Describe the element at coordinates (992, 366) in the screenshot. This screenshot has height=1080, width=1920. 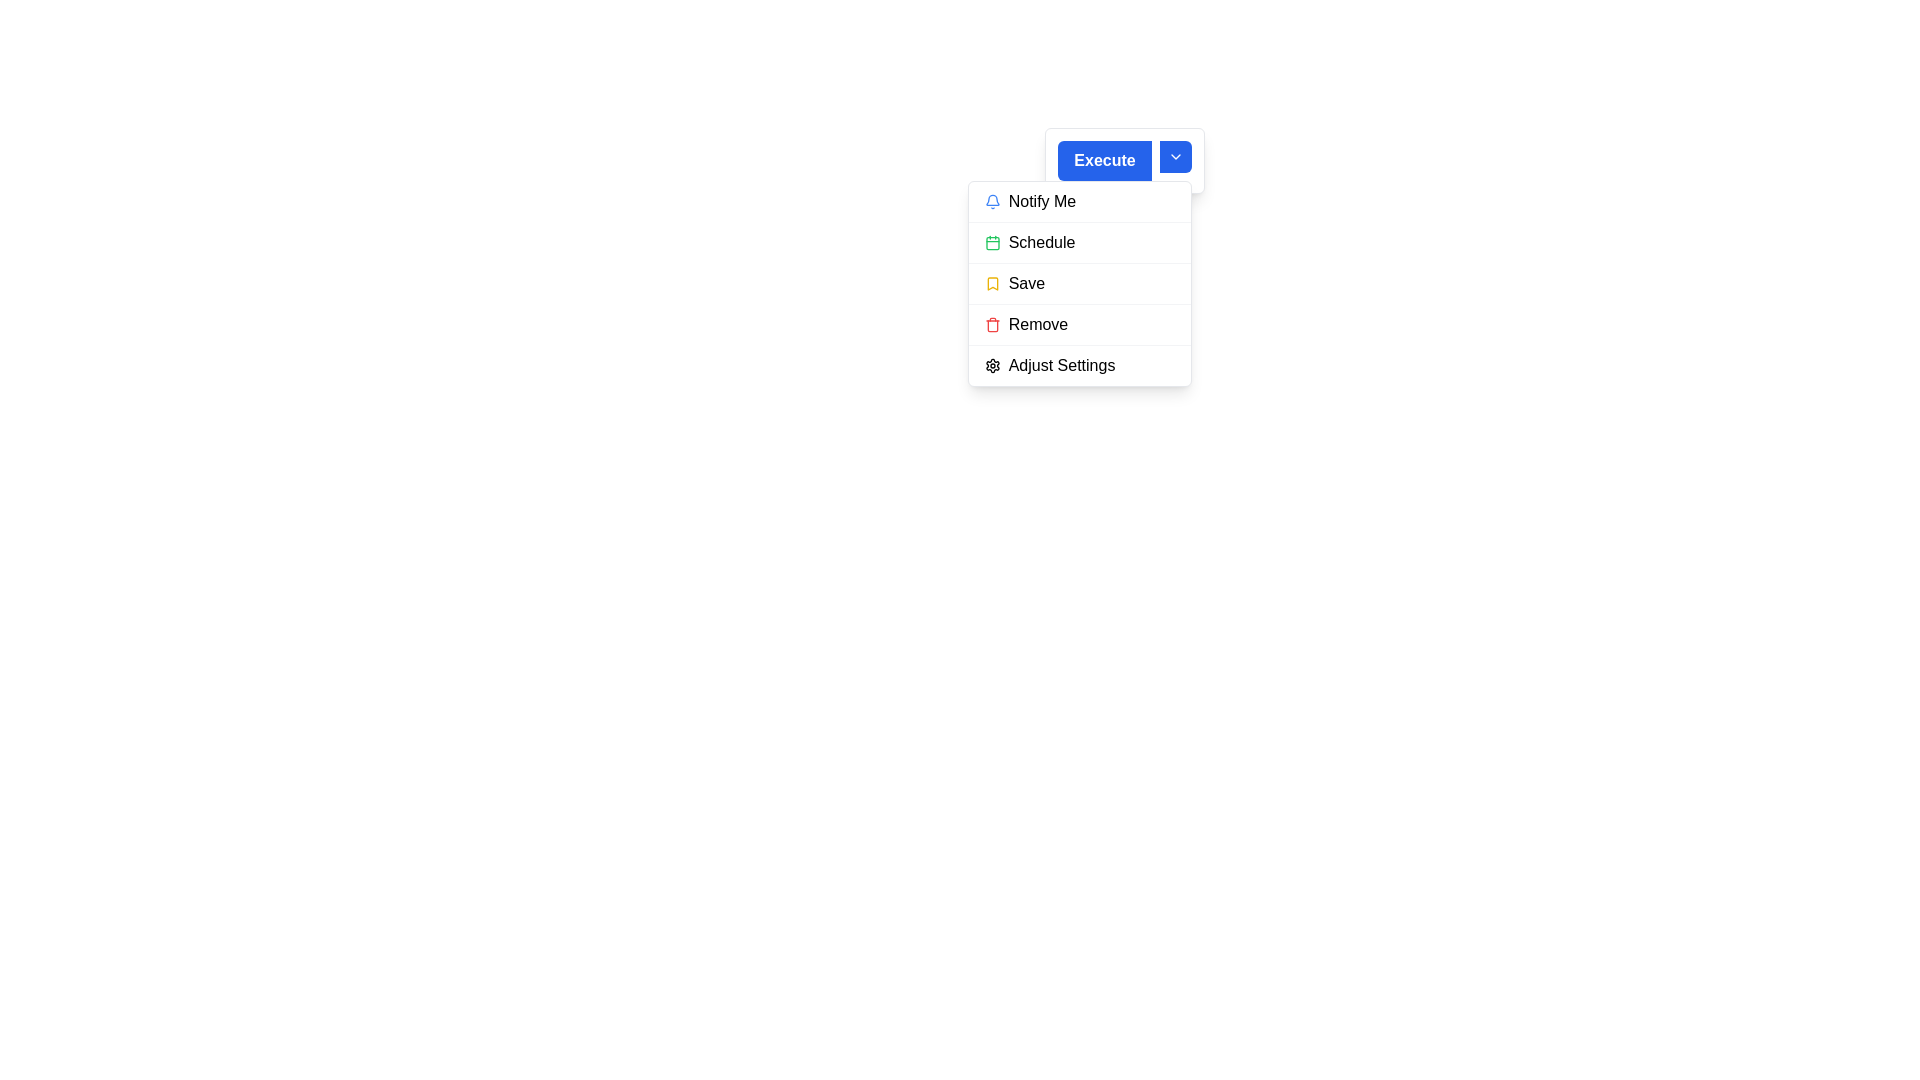
I see `the gear icon in the last row of the vertical menu list` at that location.